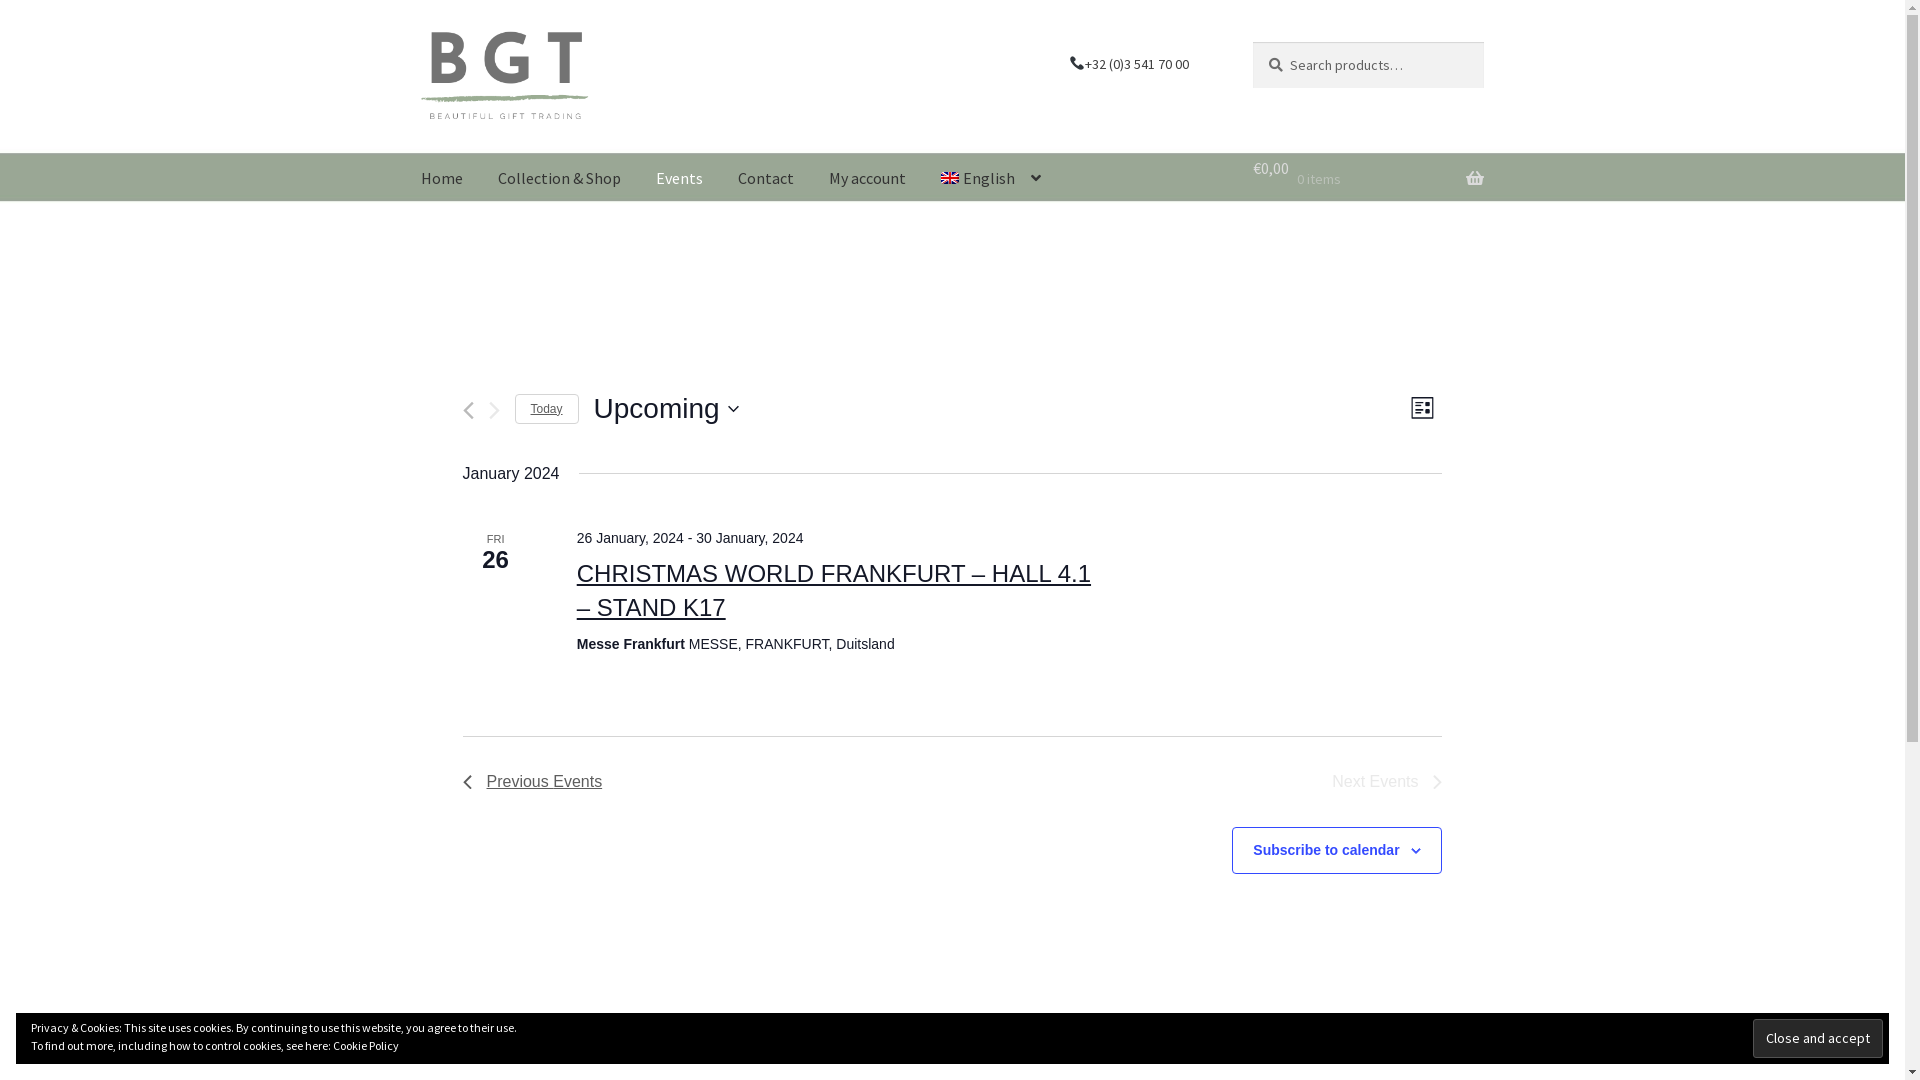 This screenshot has height=1080, width=1920. Describe the element at coordinates (1386, 781) in the screenshot. I see `'Next Events'` at that location.